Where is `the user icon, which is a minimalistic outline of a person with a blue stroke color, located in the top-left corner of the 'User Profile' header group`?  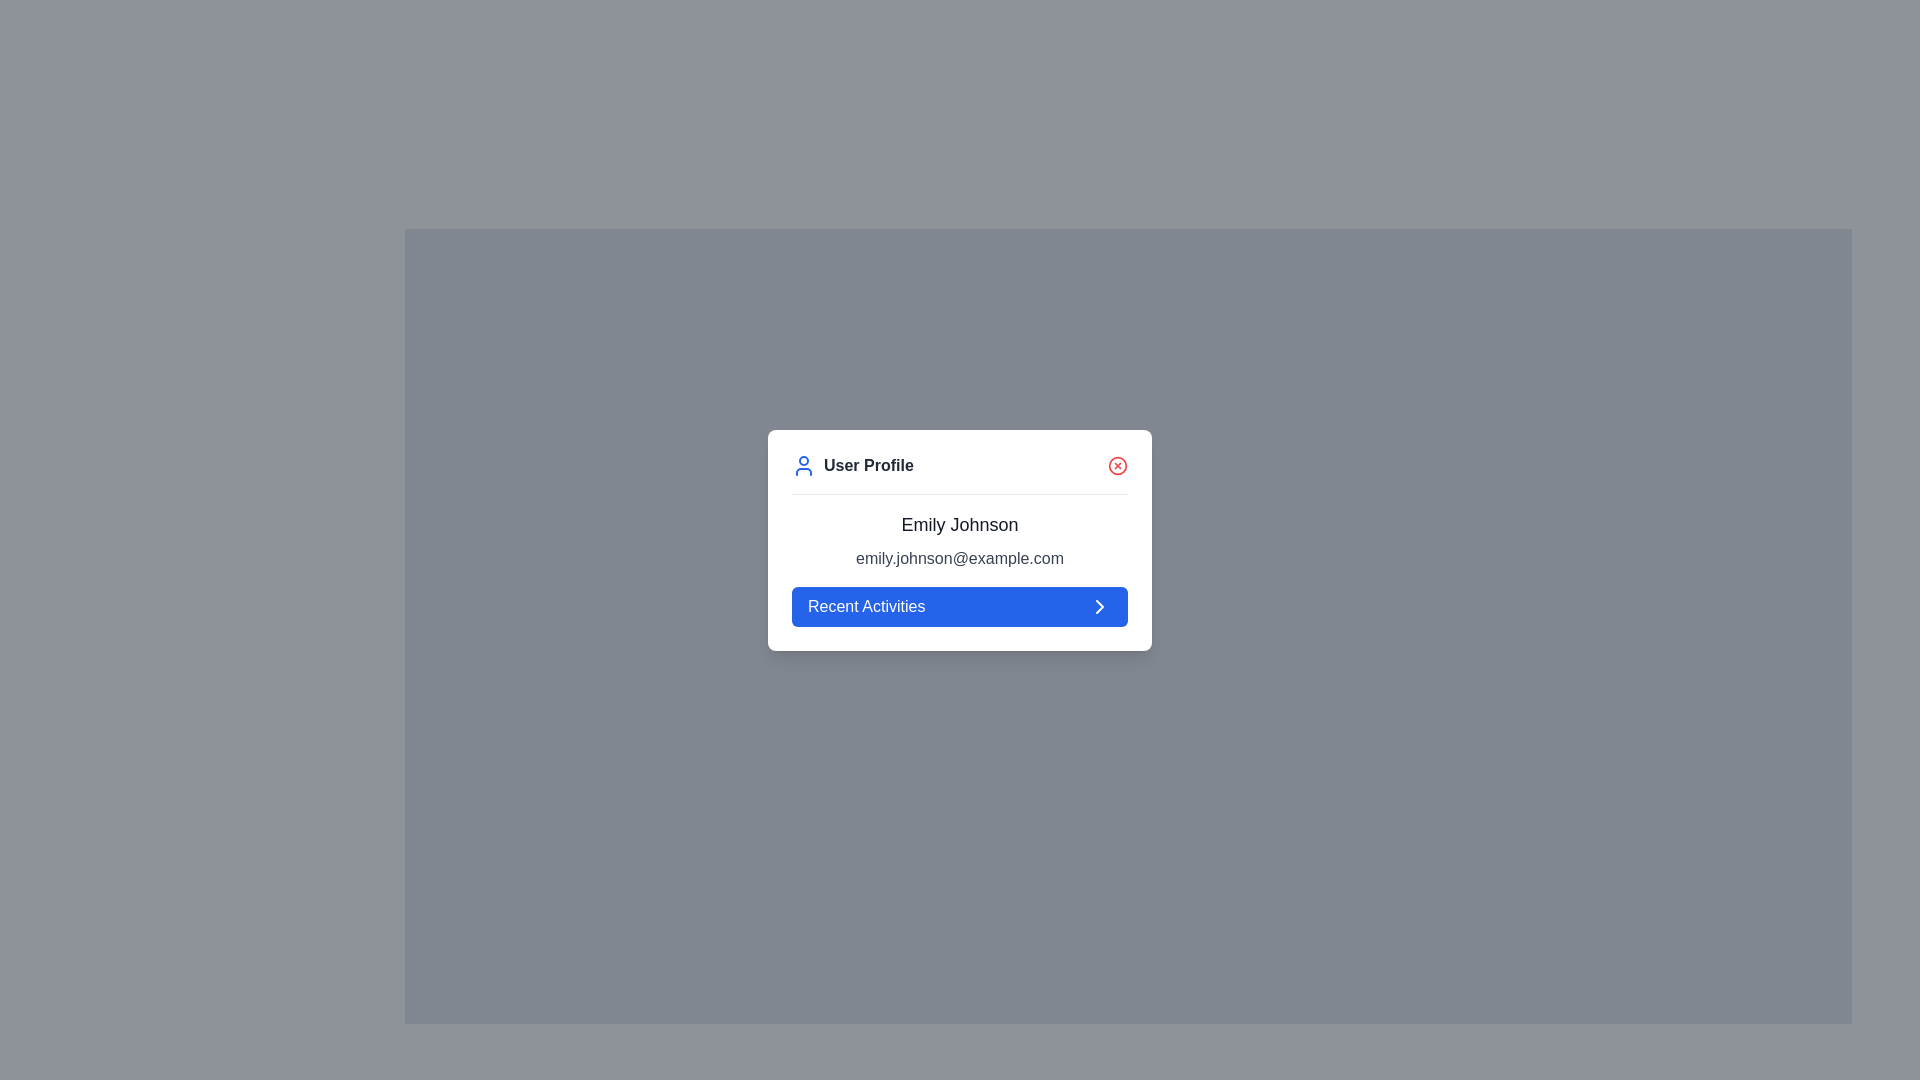 the user icon, which is a minimalistic outline of a person with a blue stroke color, located in the top-left corner of the 'User Profile' header group is located at coordinates (804, 465).